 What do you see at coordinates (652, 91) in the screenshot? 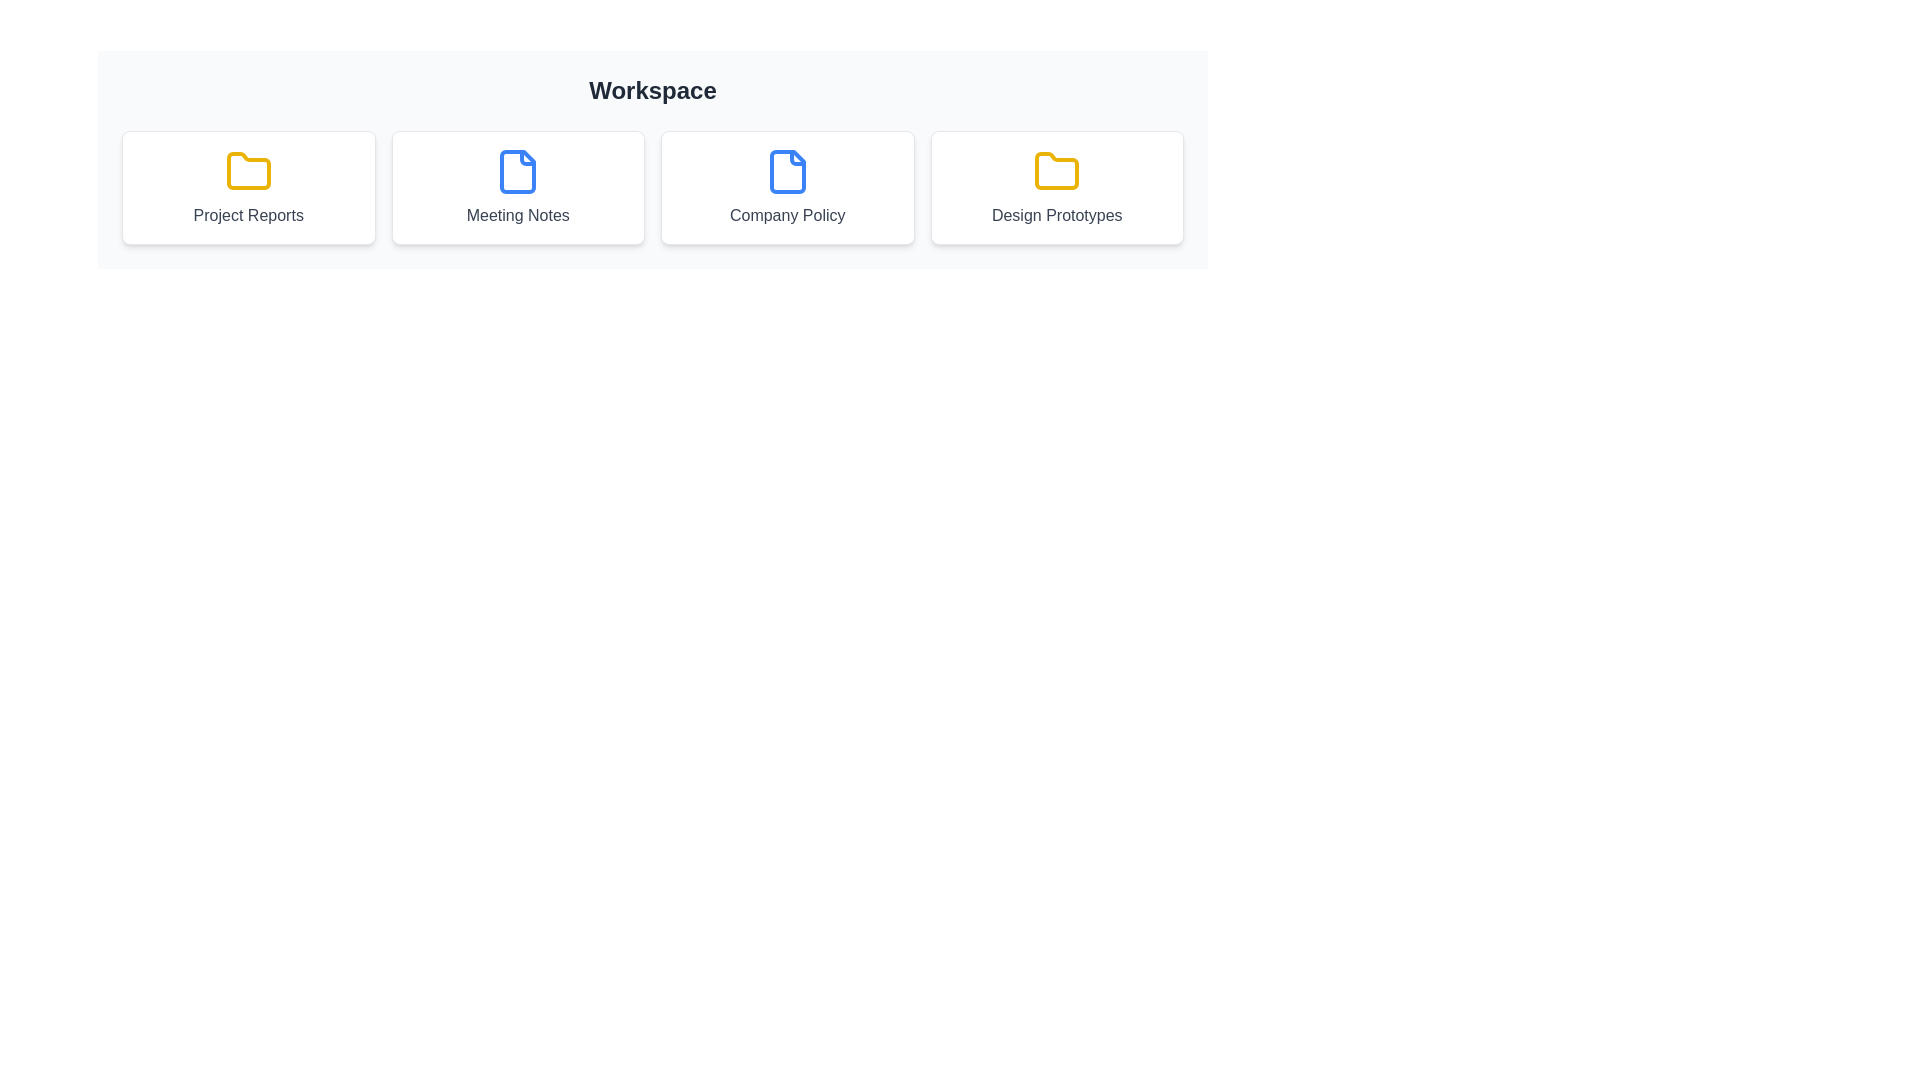
I see `header text element 'Workspace', which is a bold and large dark gray text located at the center top of the layout` at bounding box center [652, 91].